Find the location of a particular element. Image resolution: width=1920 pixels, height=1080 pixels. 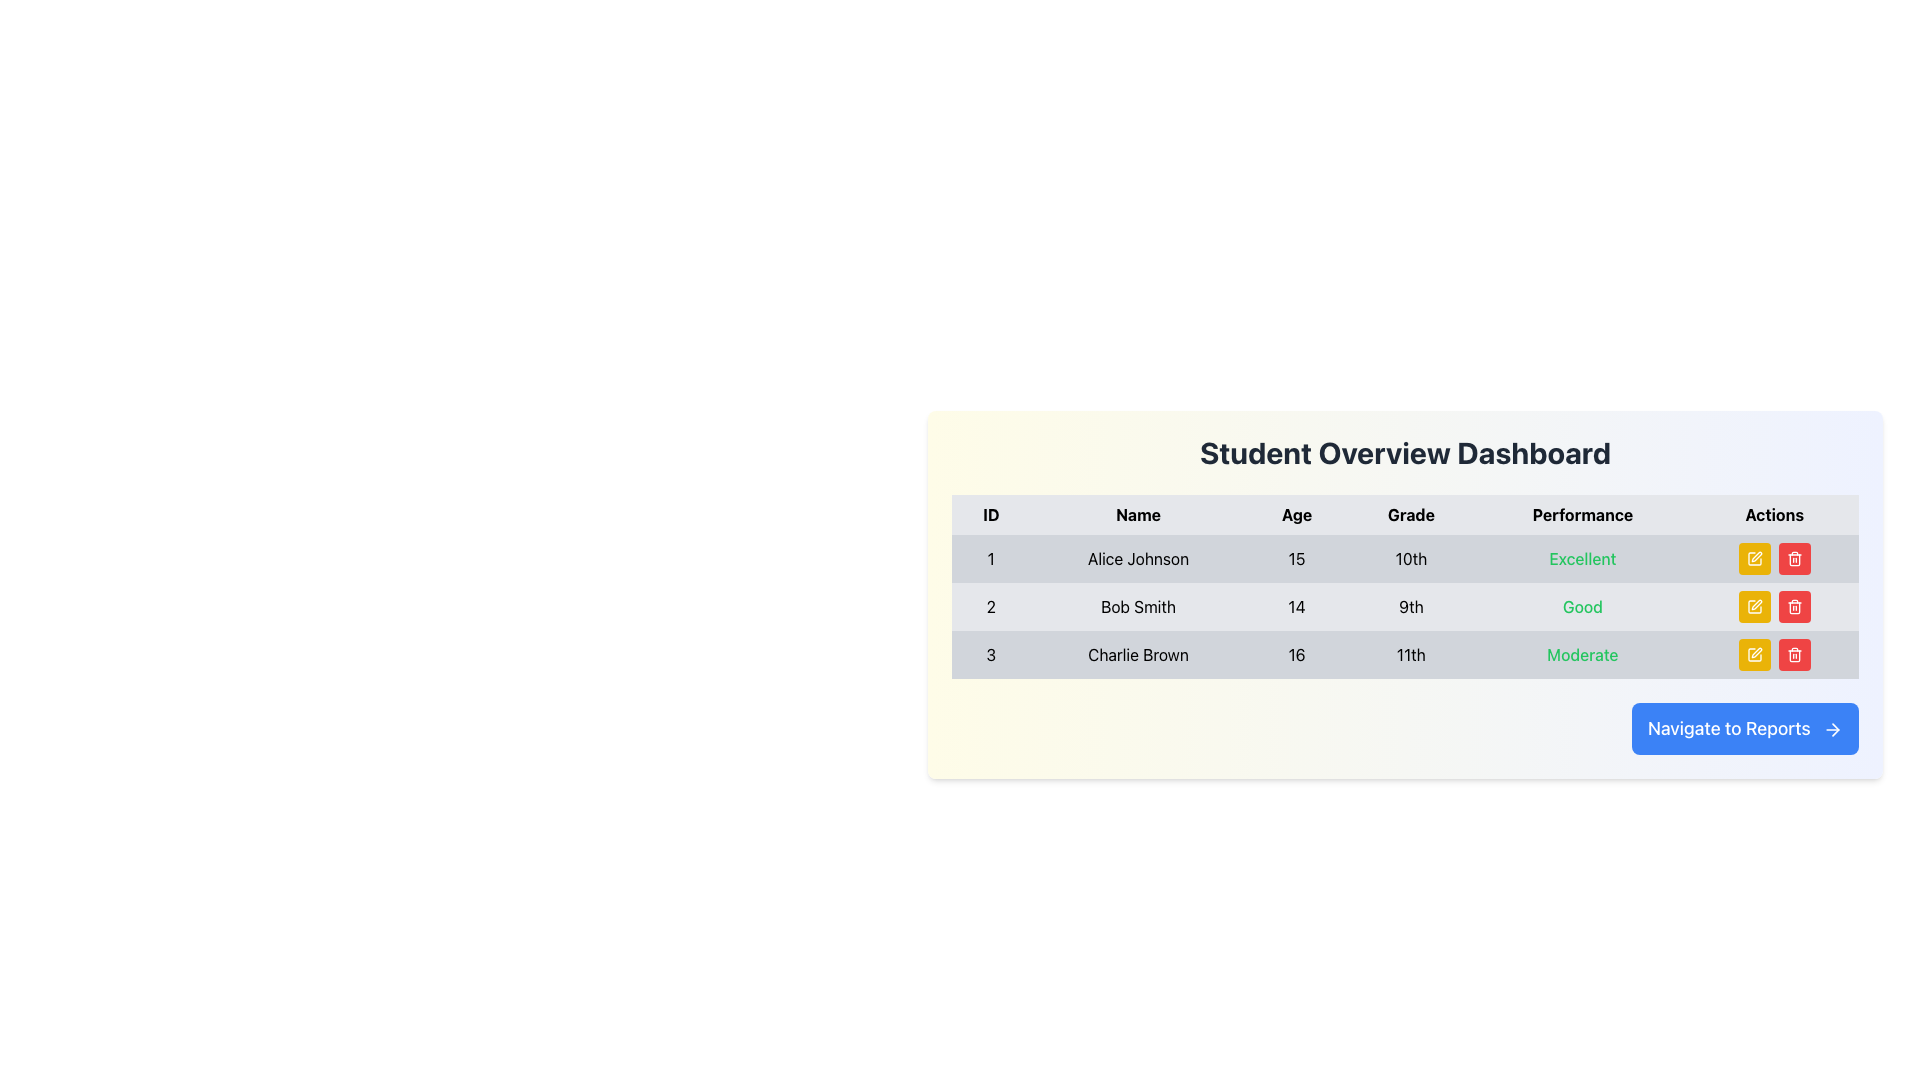

the static text element displaying '2' in bold font located in the second row of the table under the 'ID' column is located at coordinates (991, 605).